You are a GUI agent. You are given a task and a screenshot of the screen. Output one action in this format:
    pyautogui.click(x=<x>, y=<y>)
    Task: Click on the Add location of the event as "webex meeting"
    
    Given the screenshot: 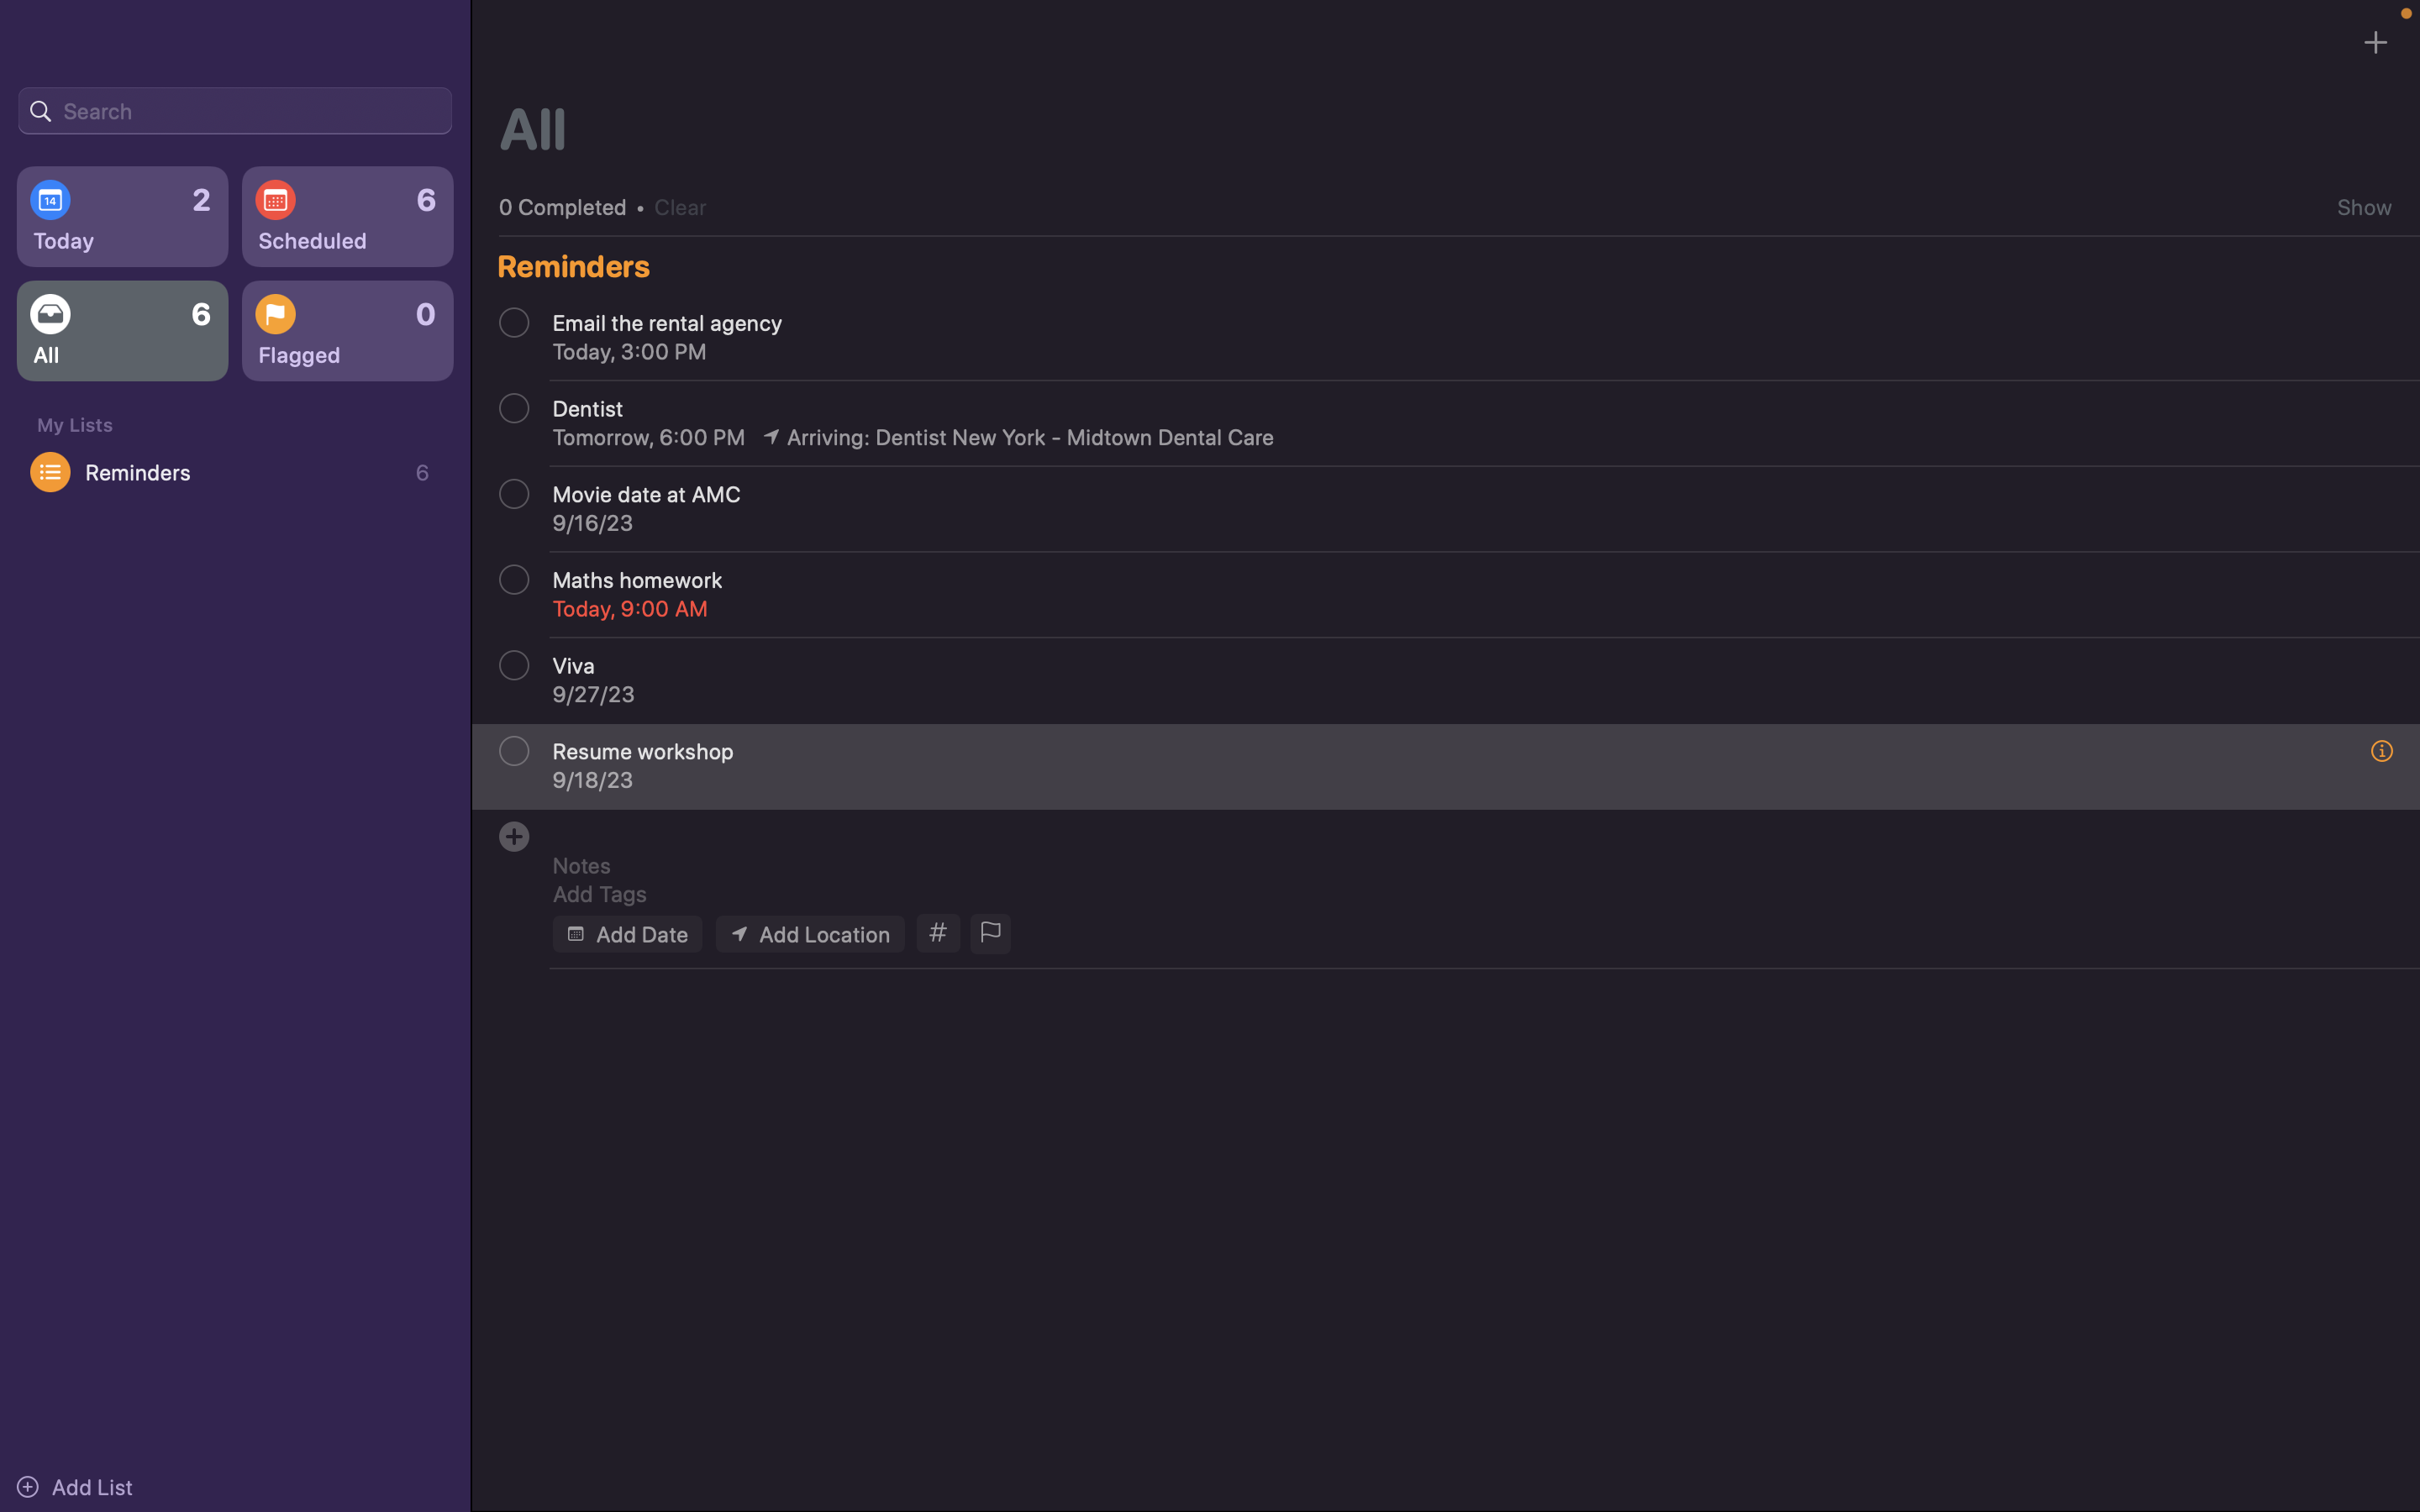 What is the action you would take?
    pyautogui.click(x=808, y=932)
    